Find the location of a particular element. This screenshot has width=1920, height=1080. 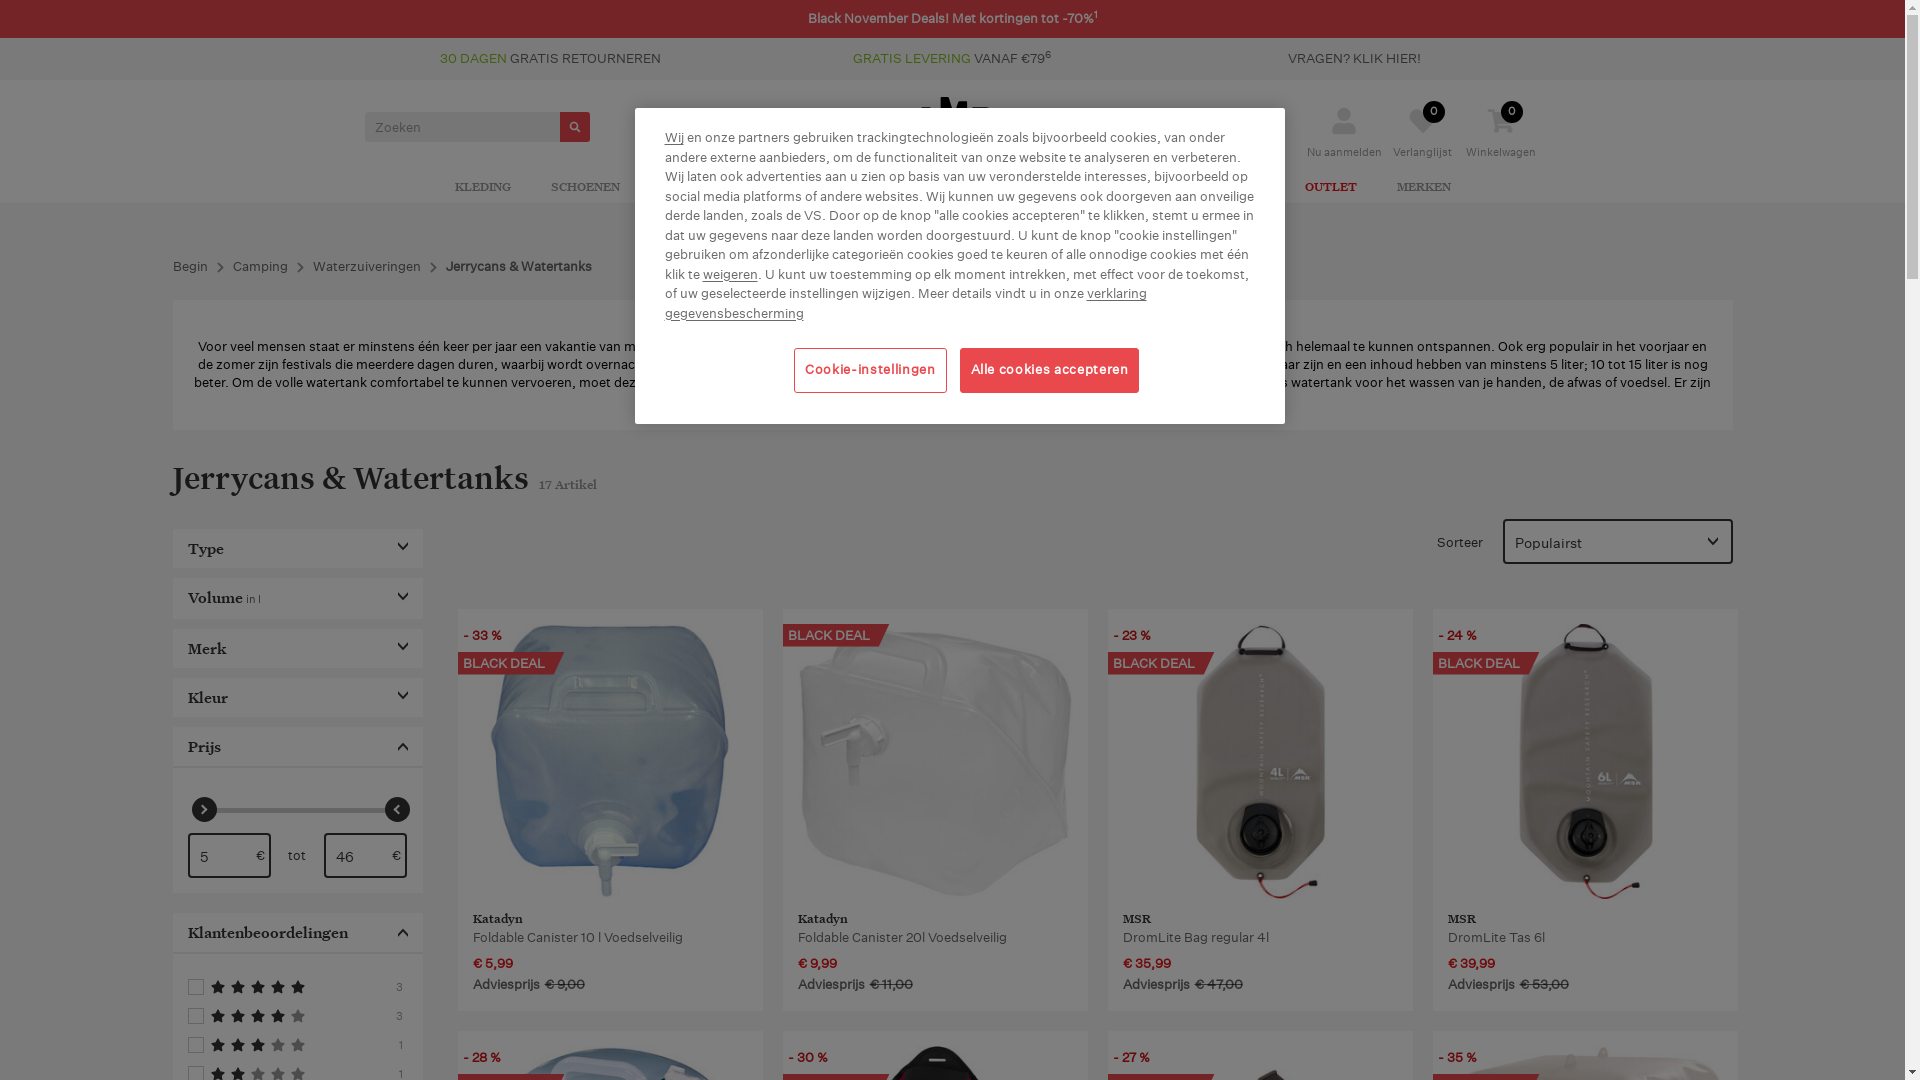

'KLEDING' is located at coordinates (481, 188).